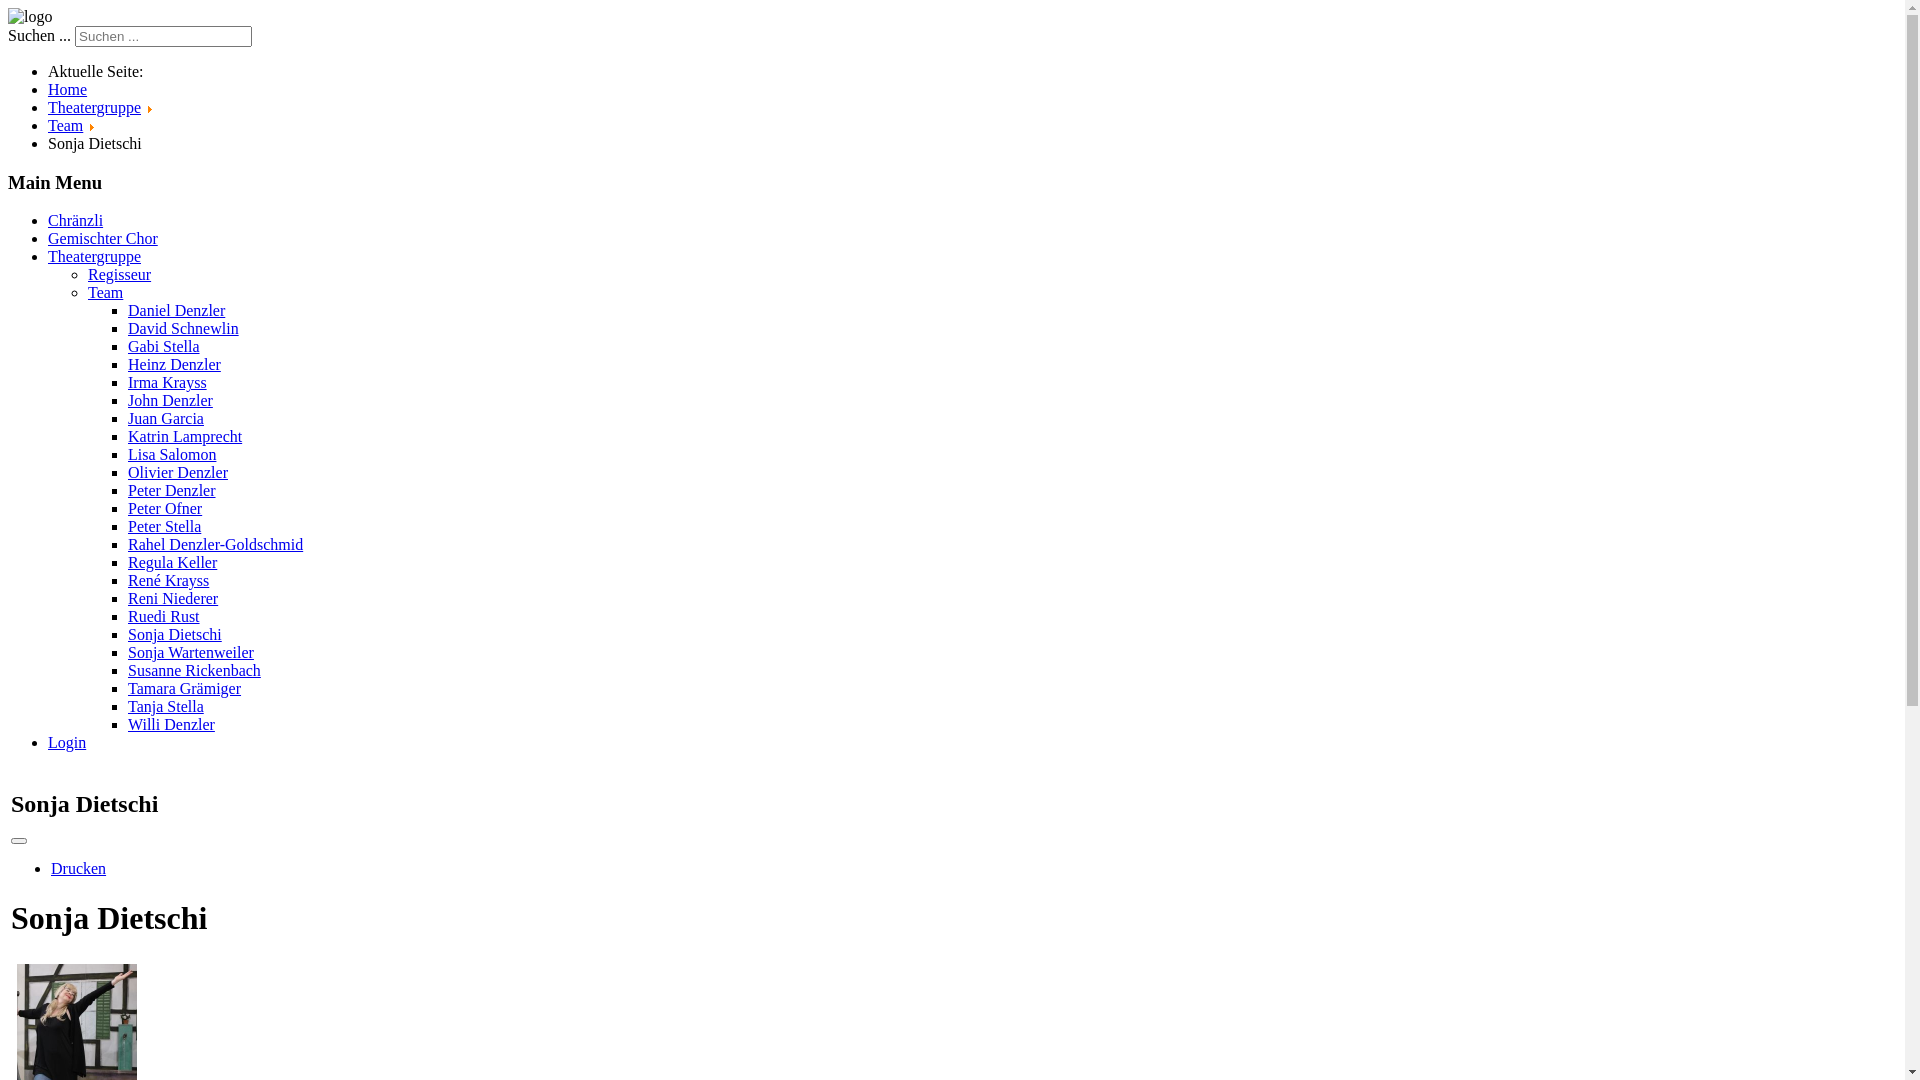 The width and height of the screenshot is (1920, 1080). Describe the element at coordinates (191, 652) in the screenshot. I see `'Sonja Wartenweiler'` at that location.